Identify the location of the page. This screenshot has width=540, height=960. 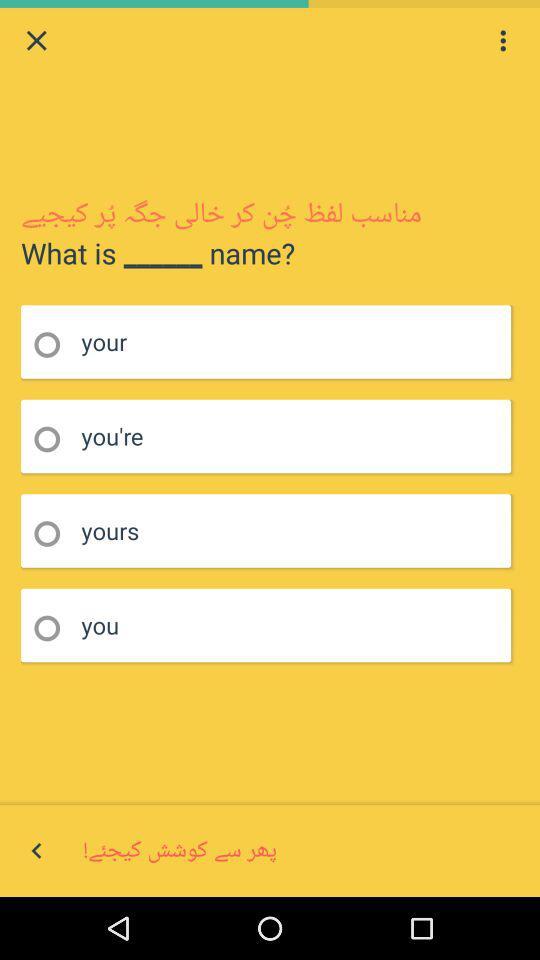
(36, 39).